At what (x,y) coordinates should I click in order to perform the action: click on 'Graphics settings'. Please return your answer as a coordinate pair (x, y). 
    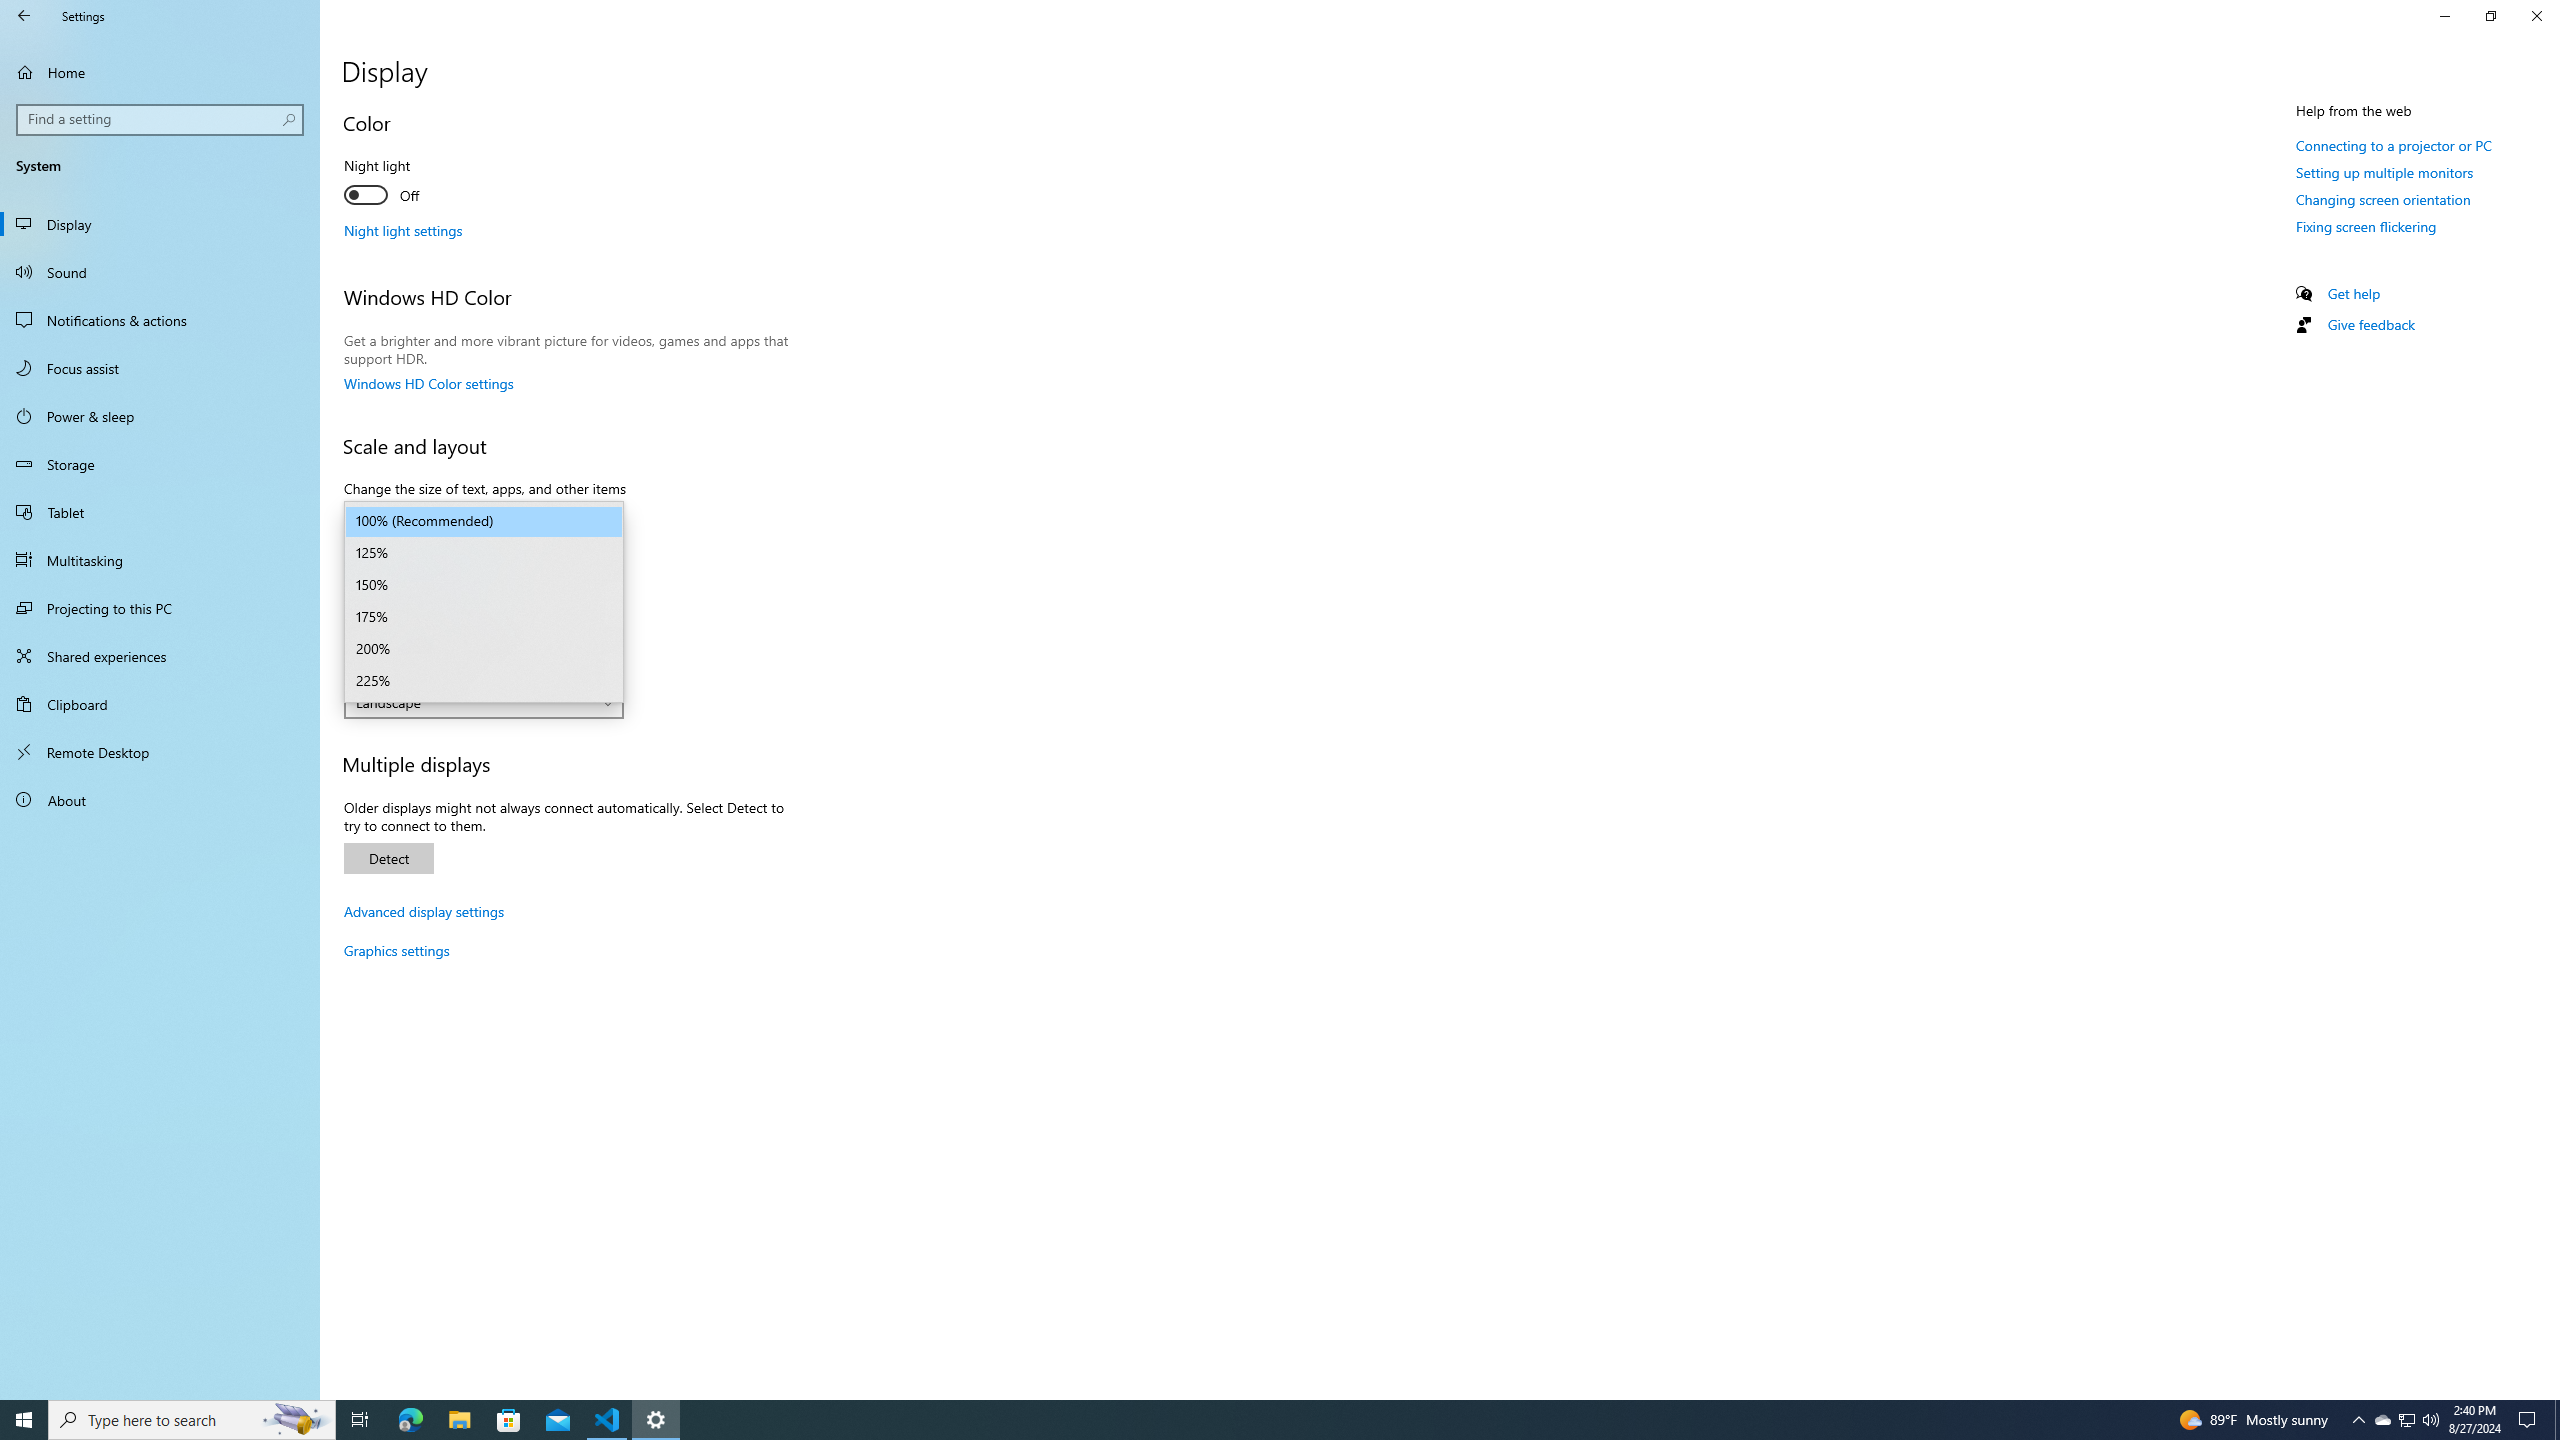
    Looking at the image, I should click on (395, 949).